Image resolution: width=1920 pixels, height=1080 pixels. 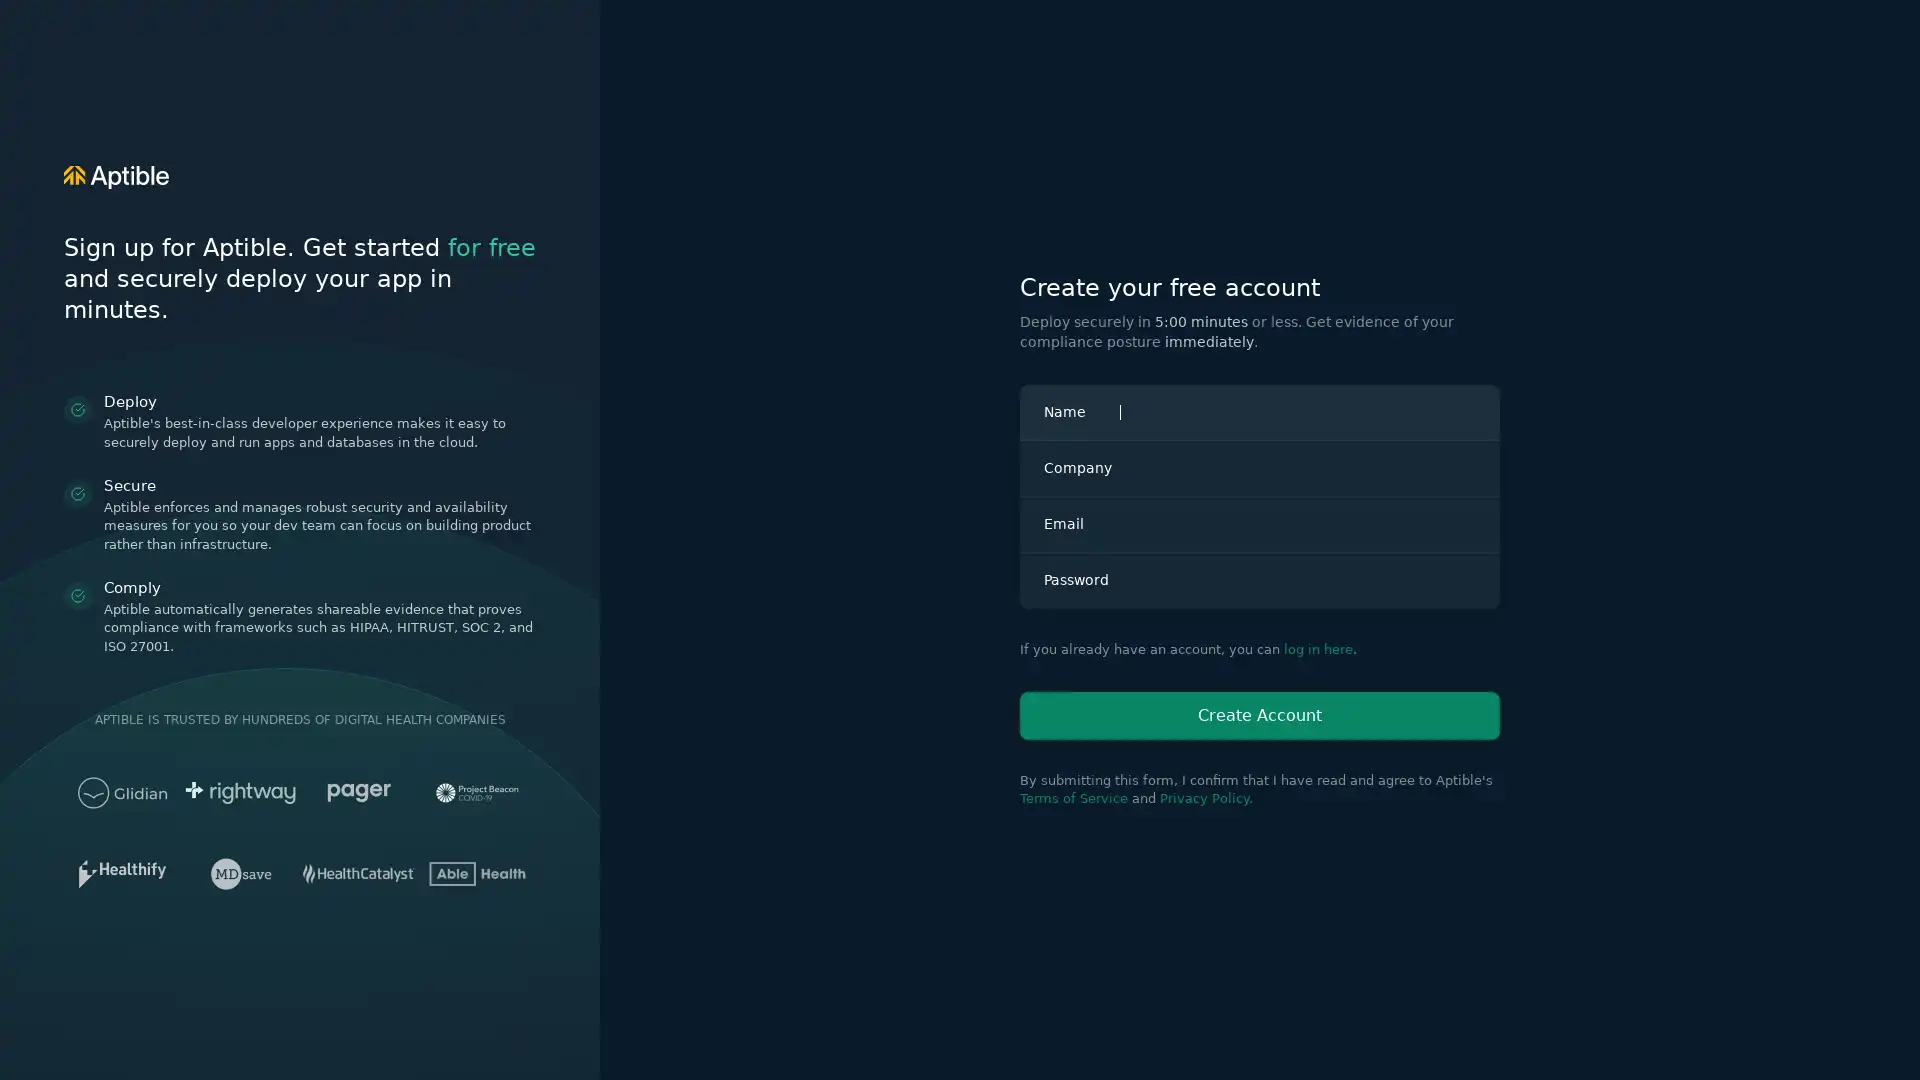 I want to click on Create Account, so click(x=1258, y=713).